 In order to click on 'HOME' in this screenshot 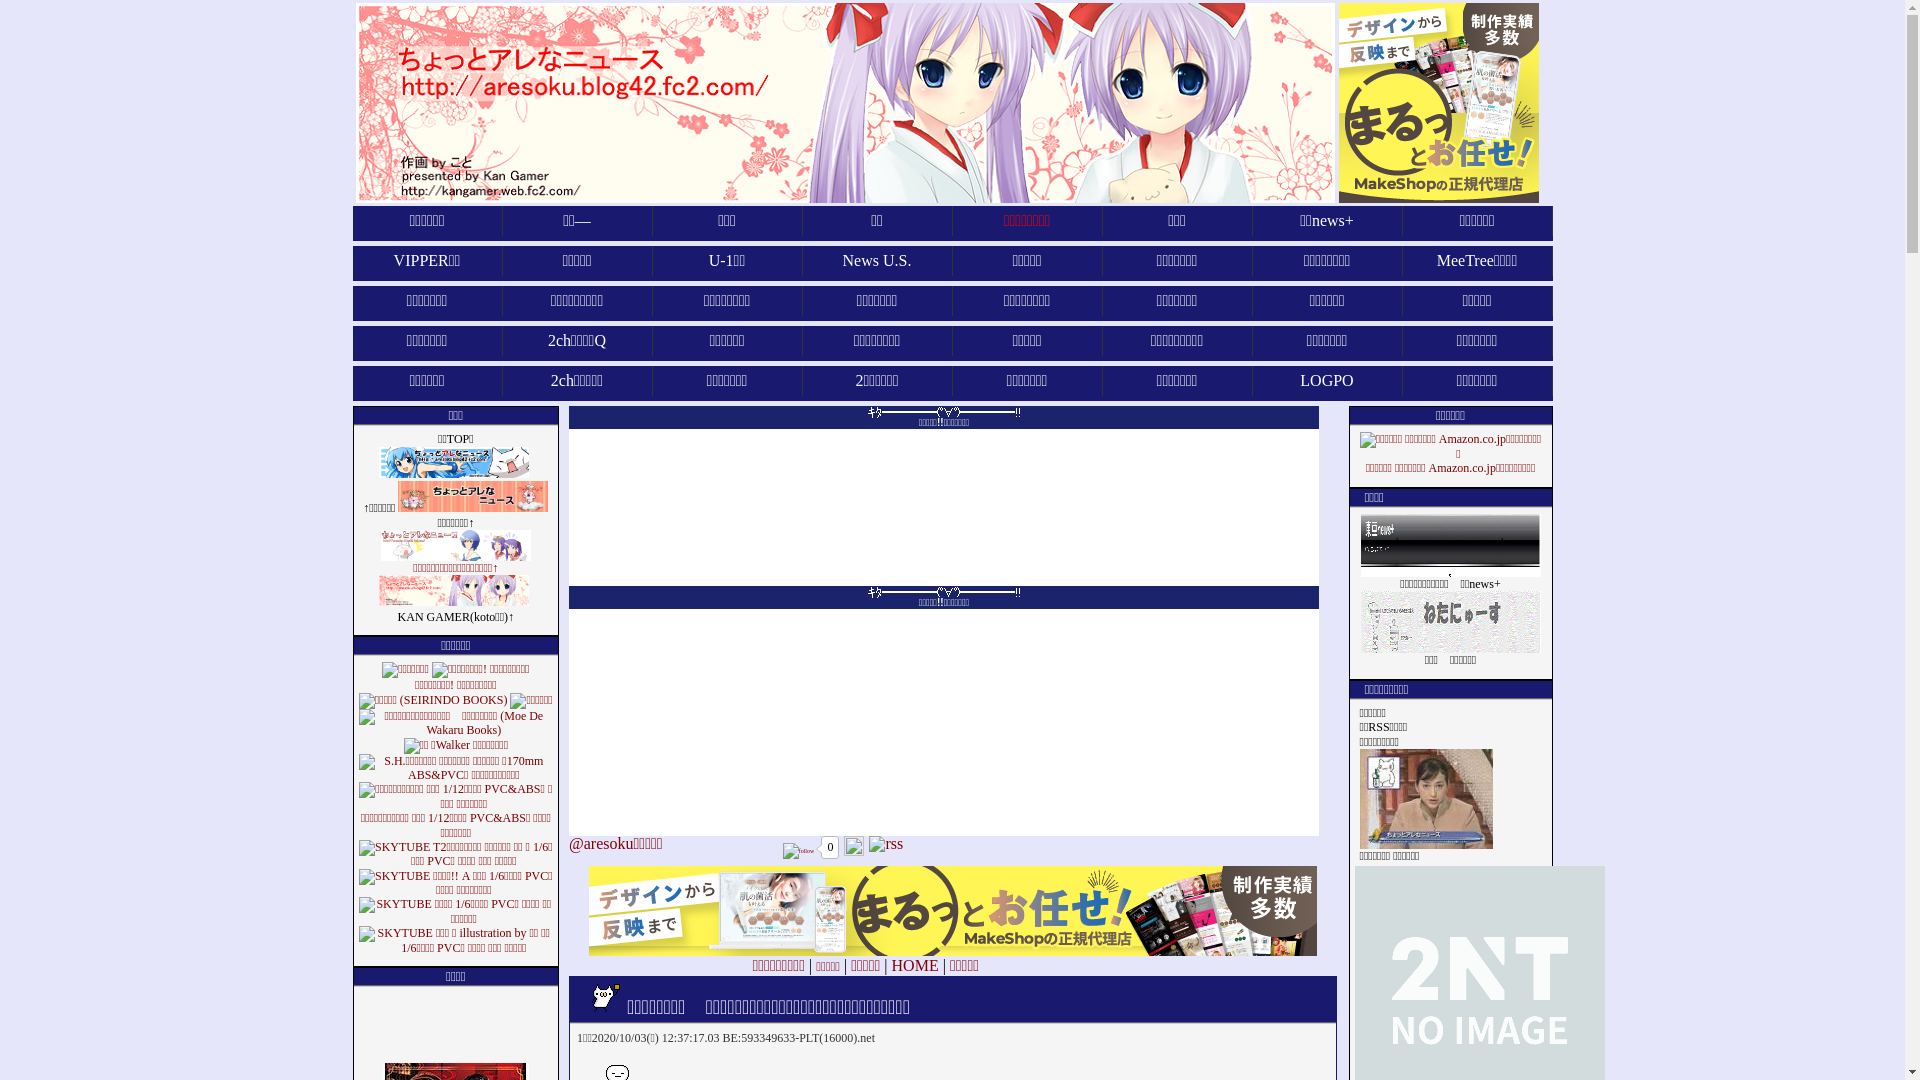, I will do `click(914, 964)`.